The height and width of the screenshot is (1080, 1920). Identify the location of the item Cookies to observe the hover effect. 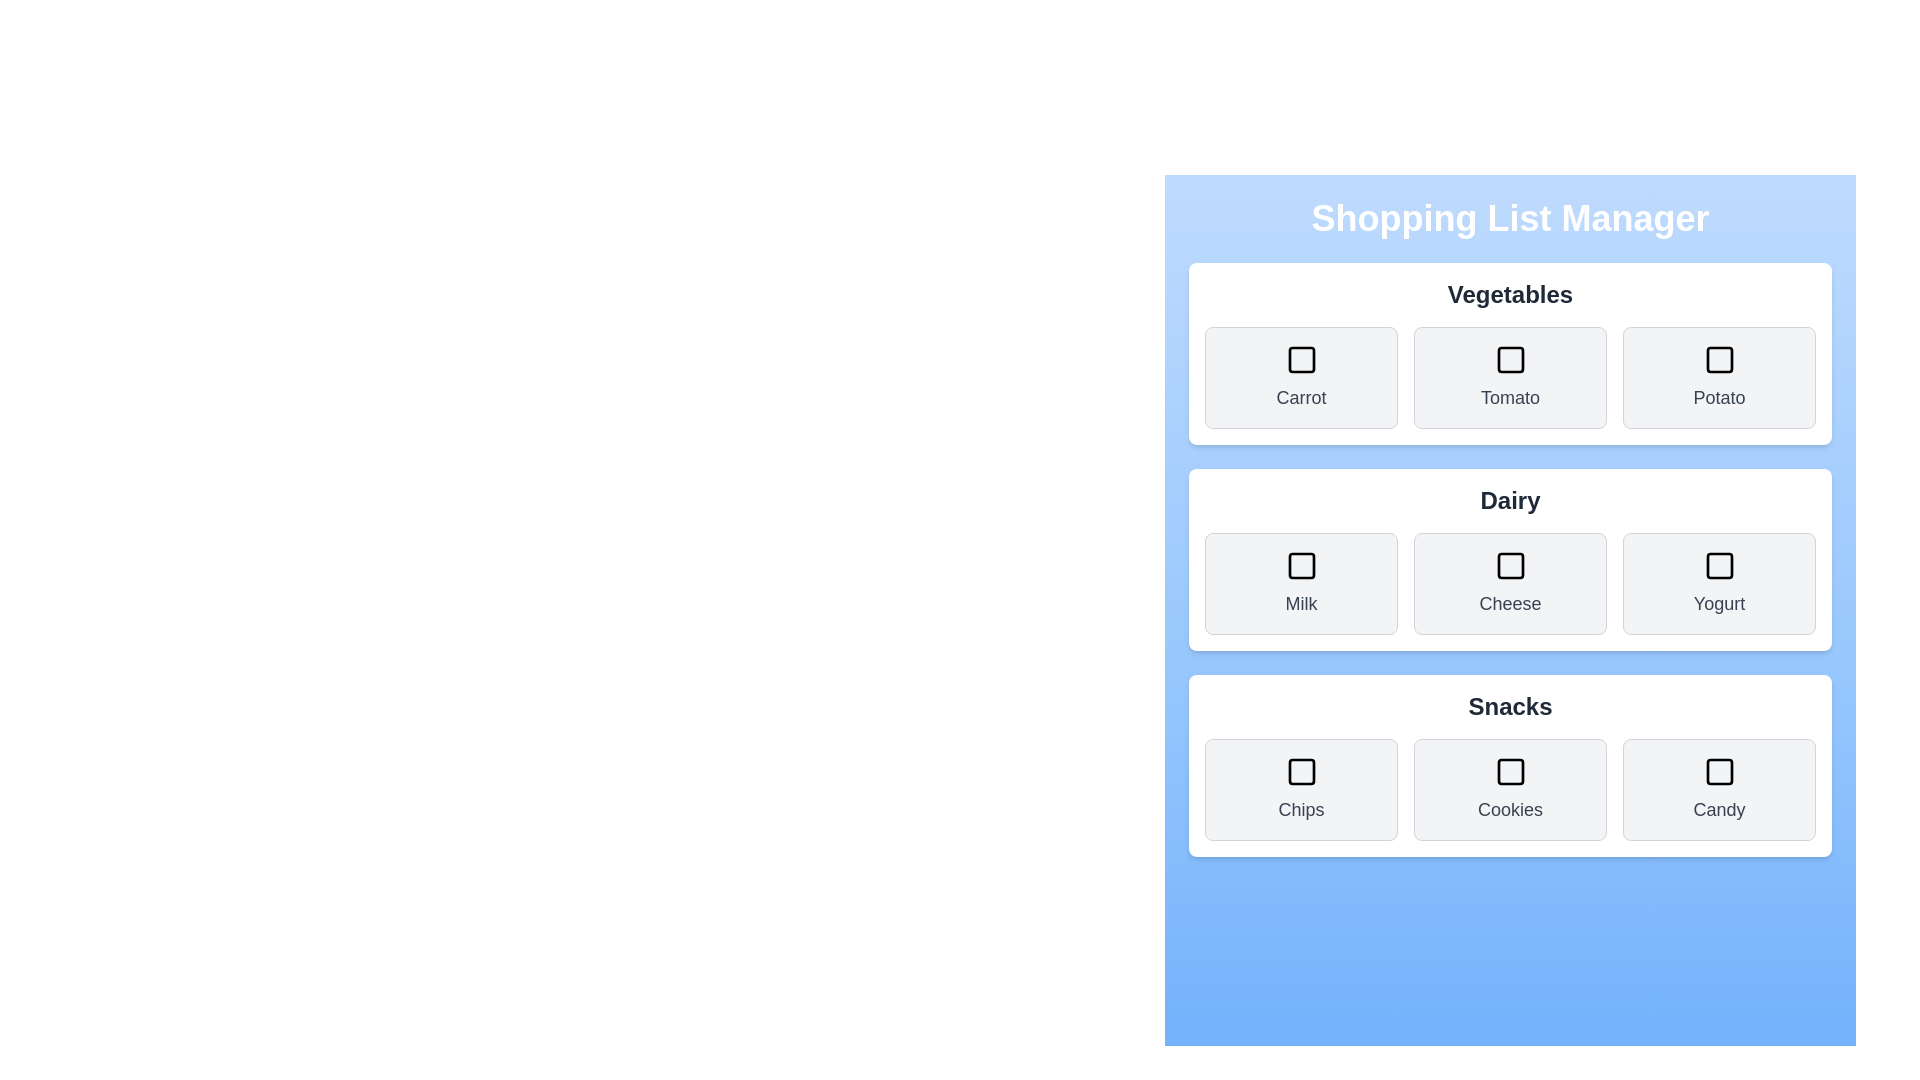
(1510, 789).